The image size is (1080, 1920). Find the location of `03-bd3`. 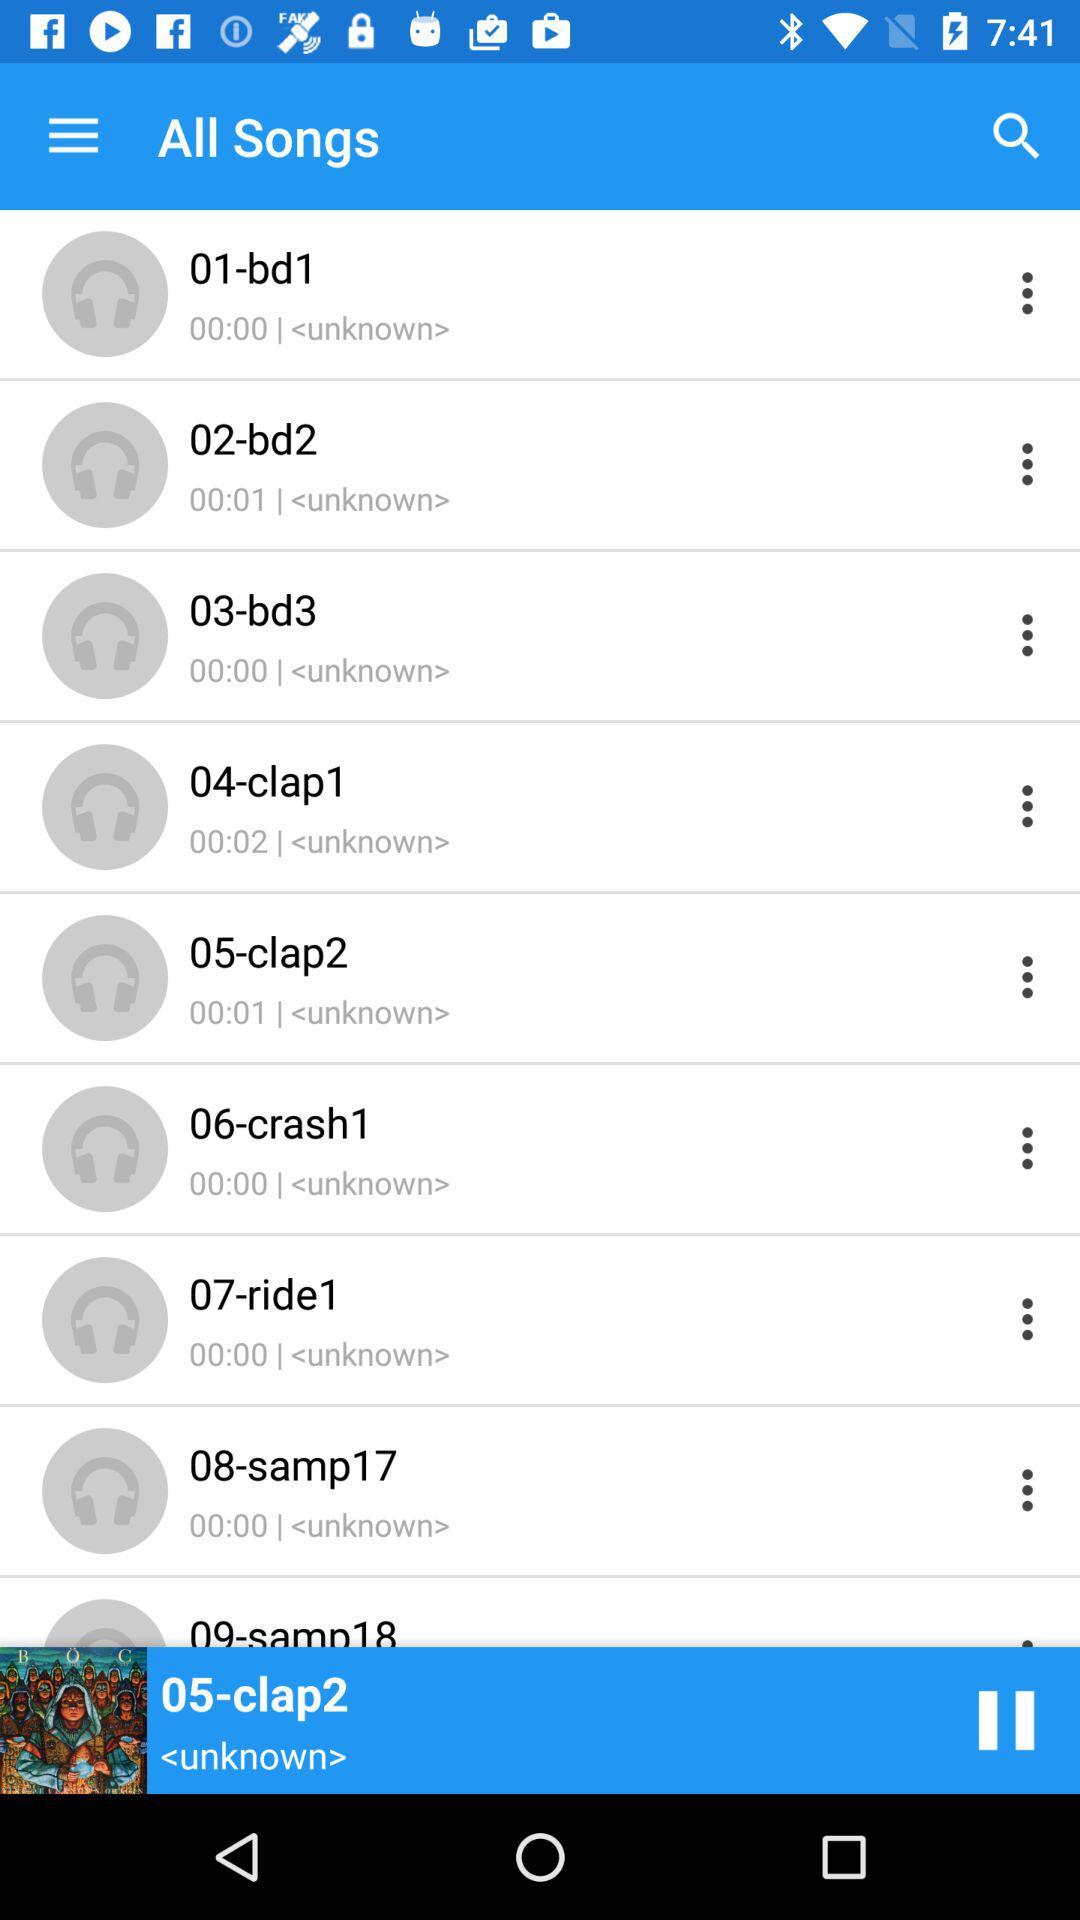

03-bd3 is located at coordinates (591, 608).